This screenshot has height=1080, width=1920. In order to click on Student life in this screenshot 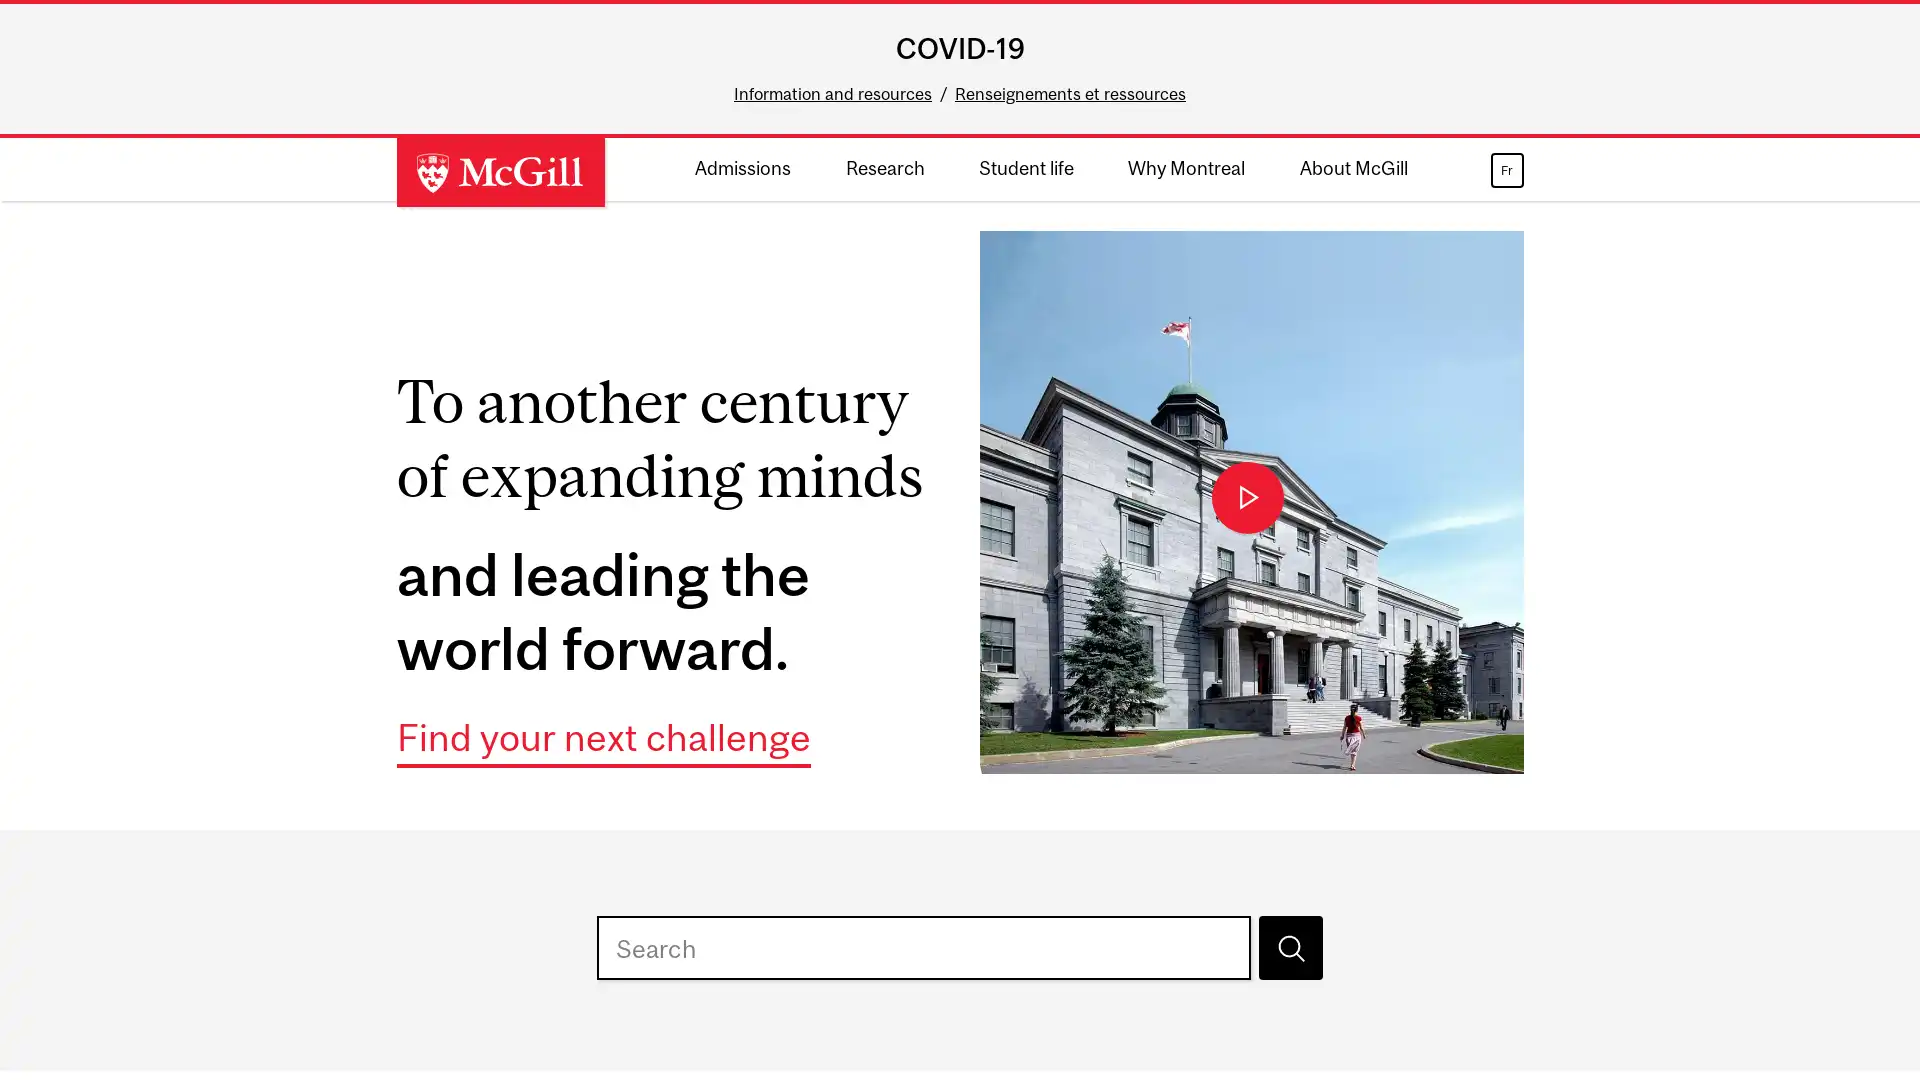, I will do `click(1026, 167)`.